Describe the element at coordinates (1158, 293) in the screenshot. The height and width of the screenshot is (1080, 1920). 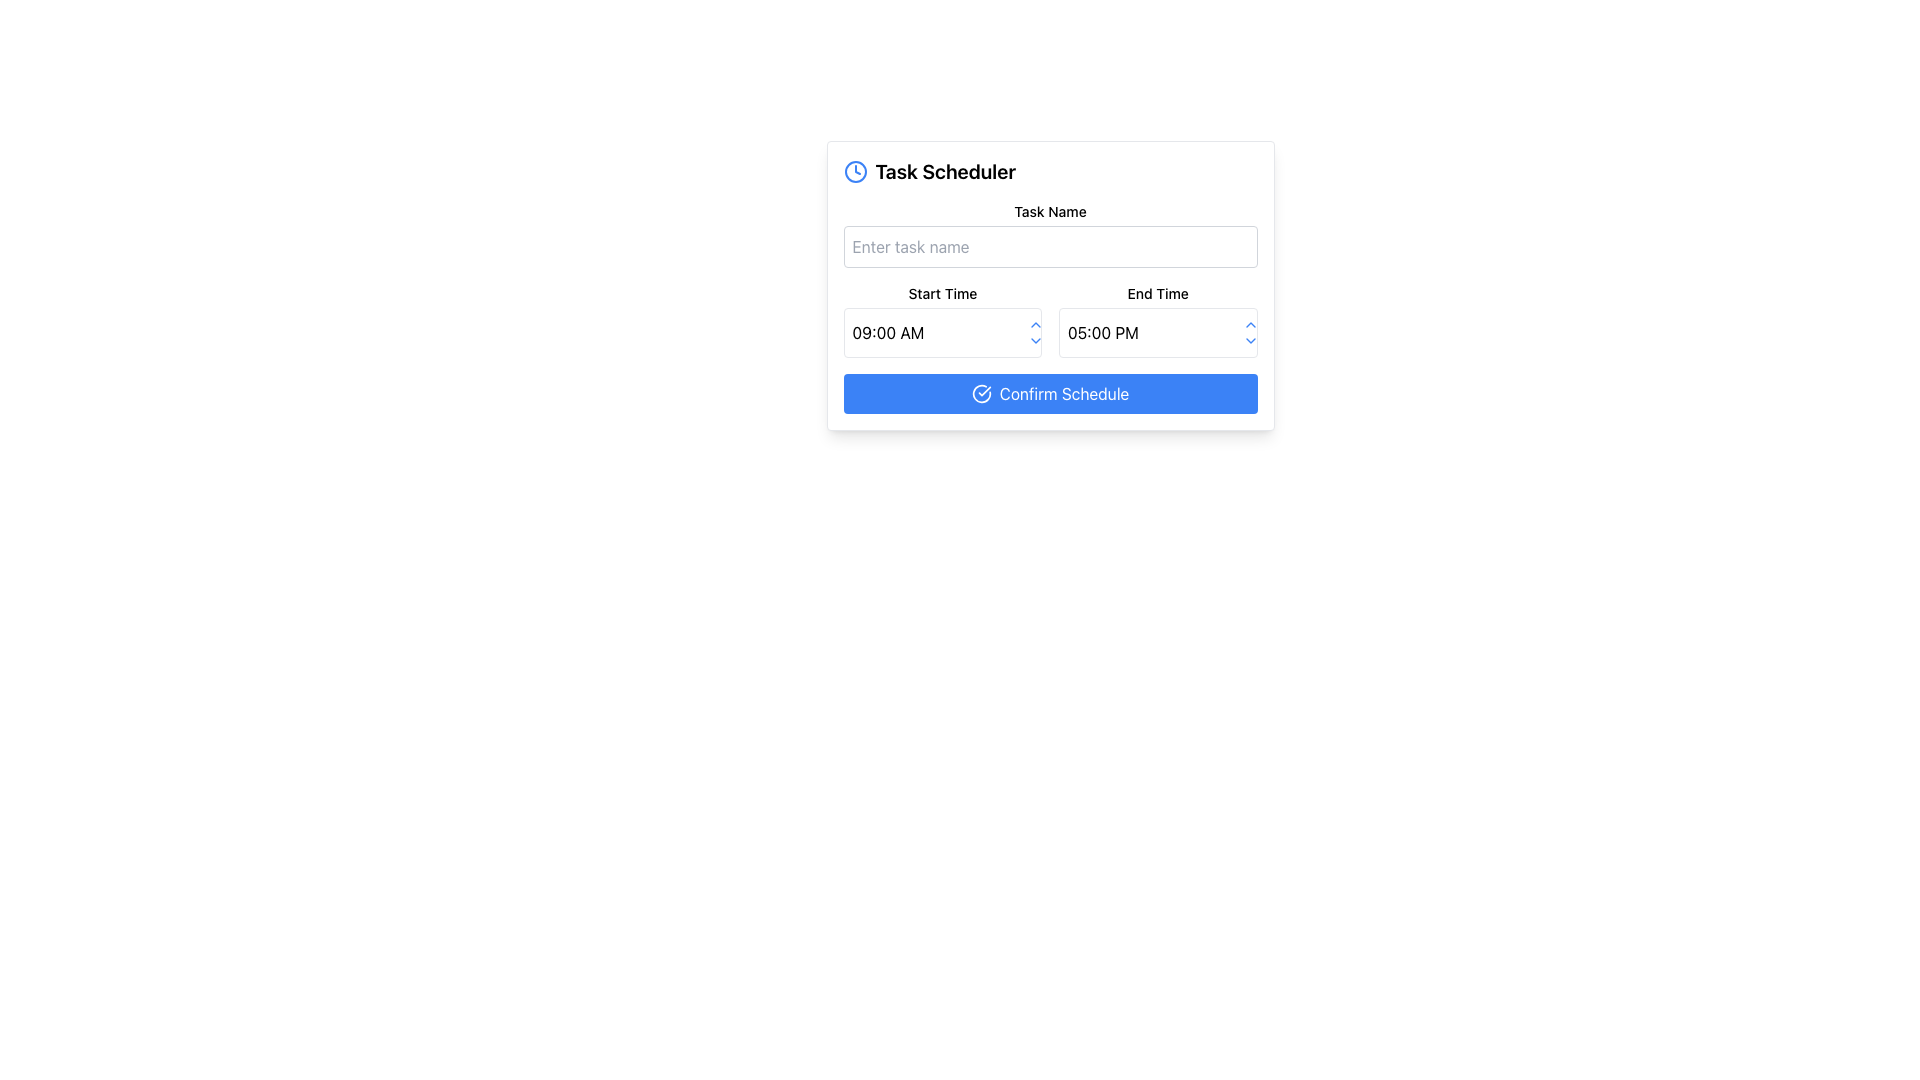
I see `the 'End Time' label, which is a small bold text label positioned in the lower center part of the form layout, directly above the end time input field` at that location.